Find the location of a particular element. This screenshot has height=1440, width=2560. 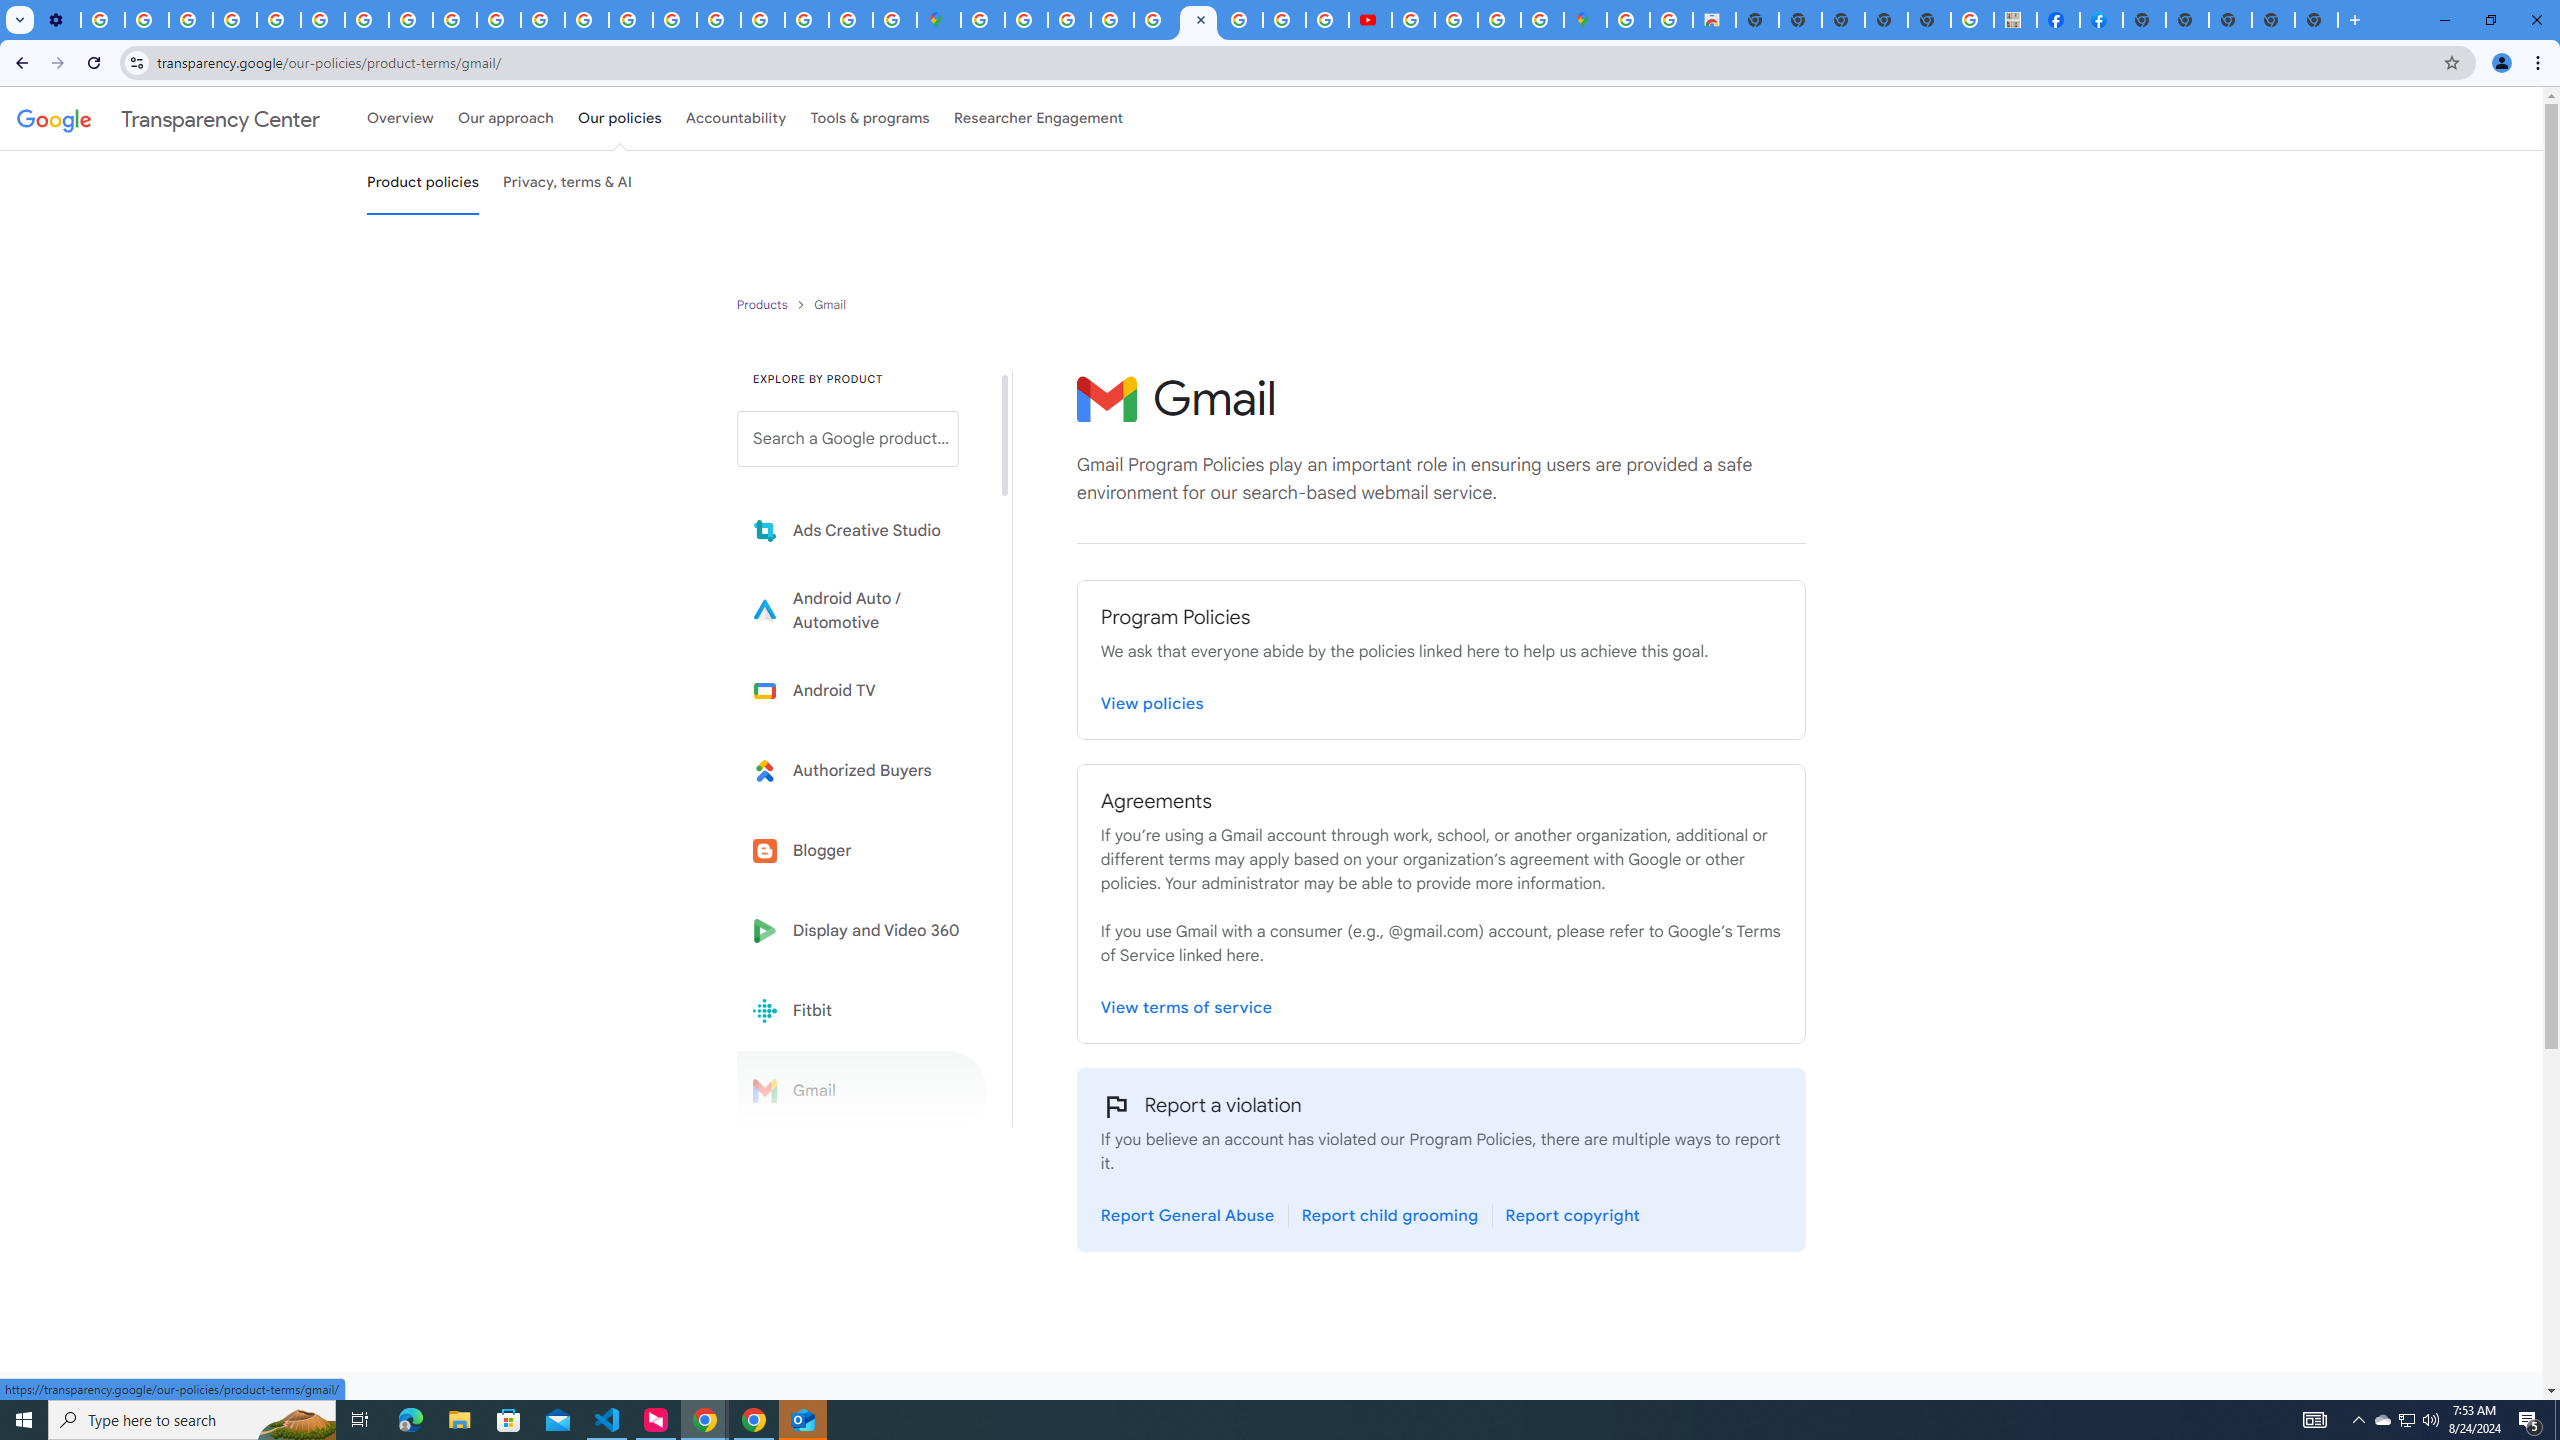

'Display and Video 360' is located at coordinates (861, 930).